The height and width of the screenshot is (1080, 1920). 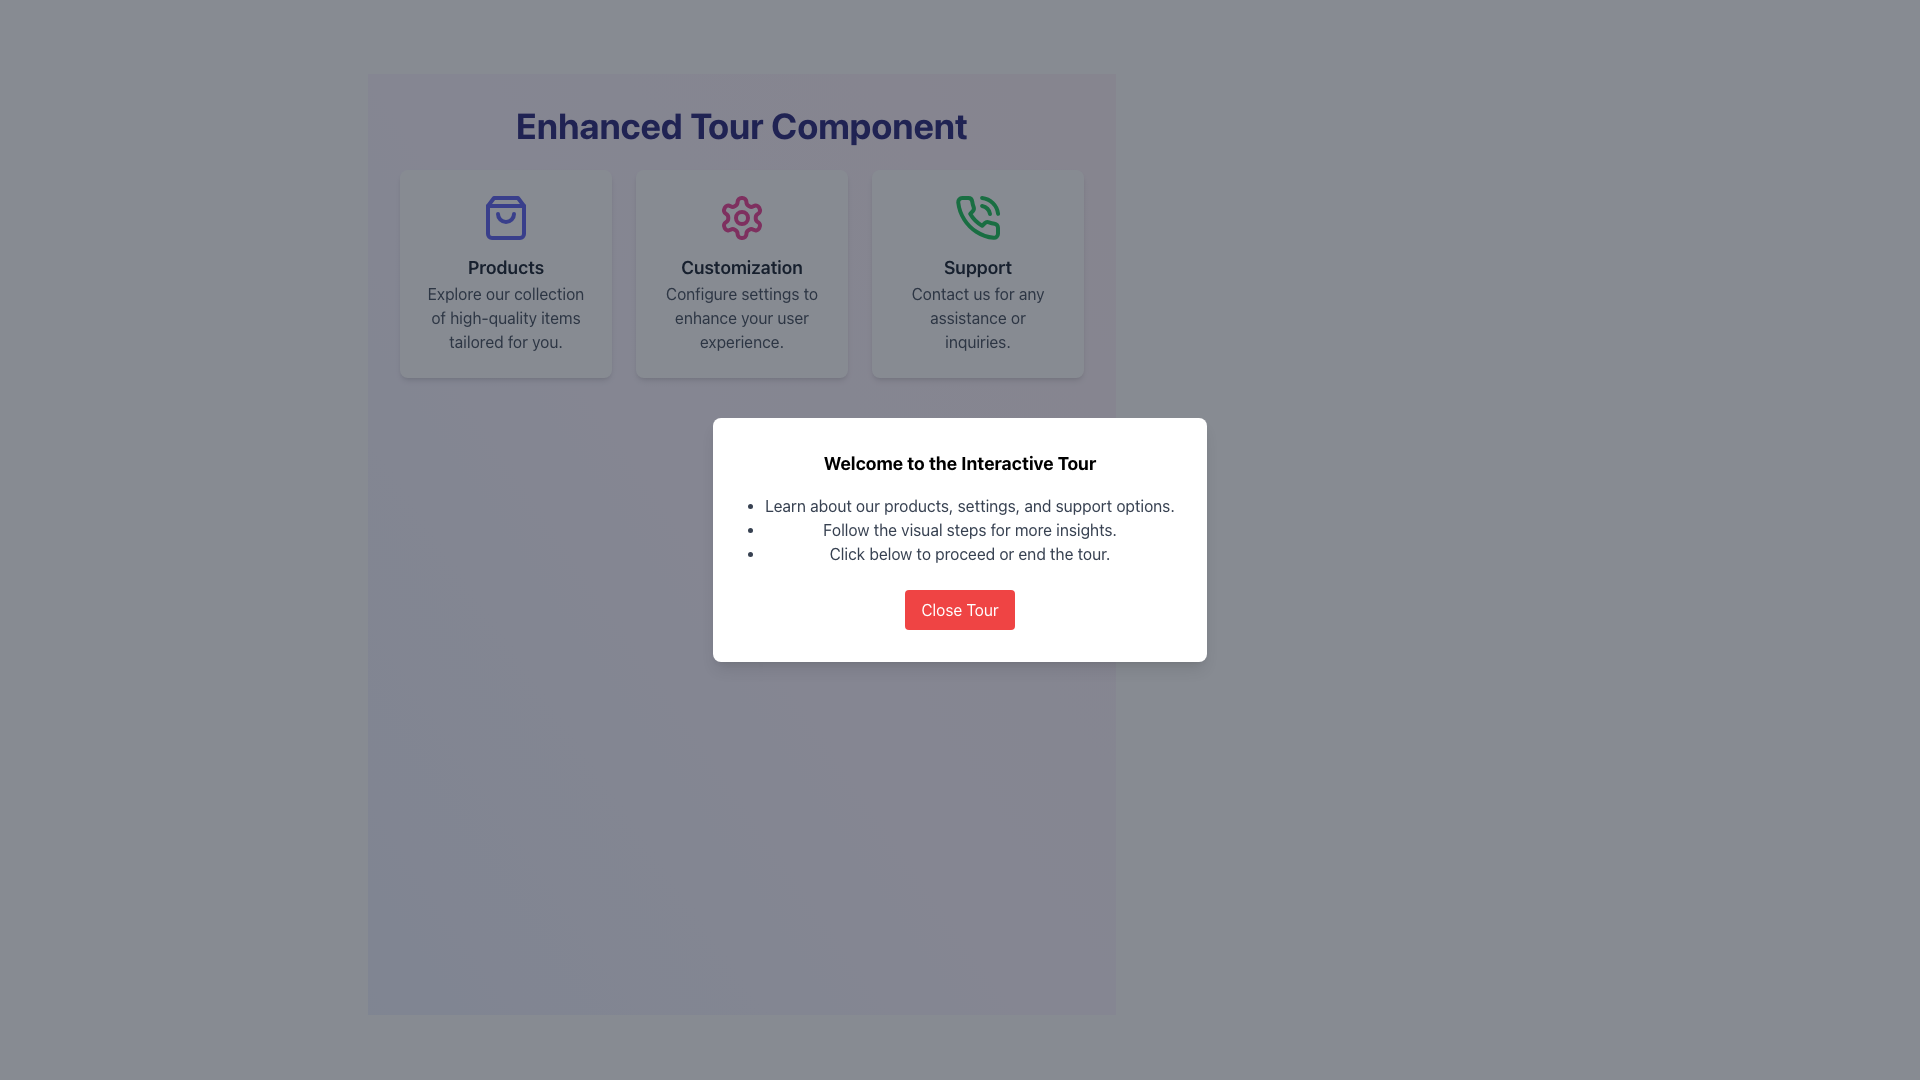 What do you see at coordinates (741, 316) in the screenshot?
I see `text block displaying the message 'Configure settings to enhance your user experience.' located within the 'Customization' card` at bounding box center [741, 316].